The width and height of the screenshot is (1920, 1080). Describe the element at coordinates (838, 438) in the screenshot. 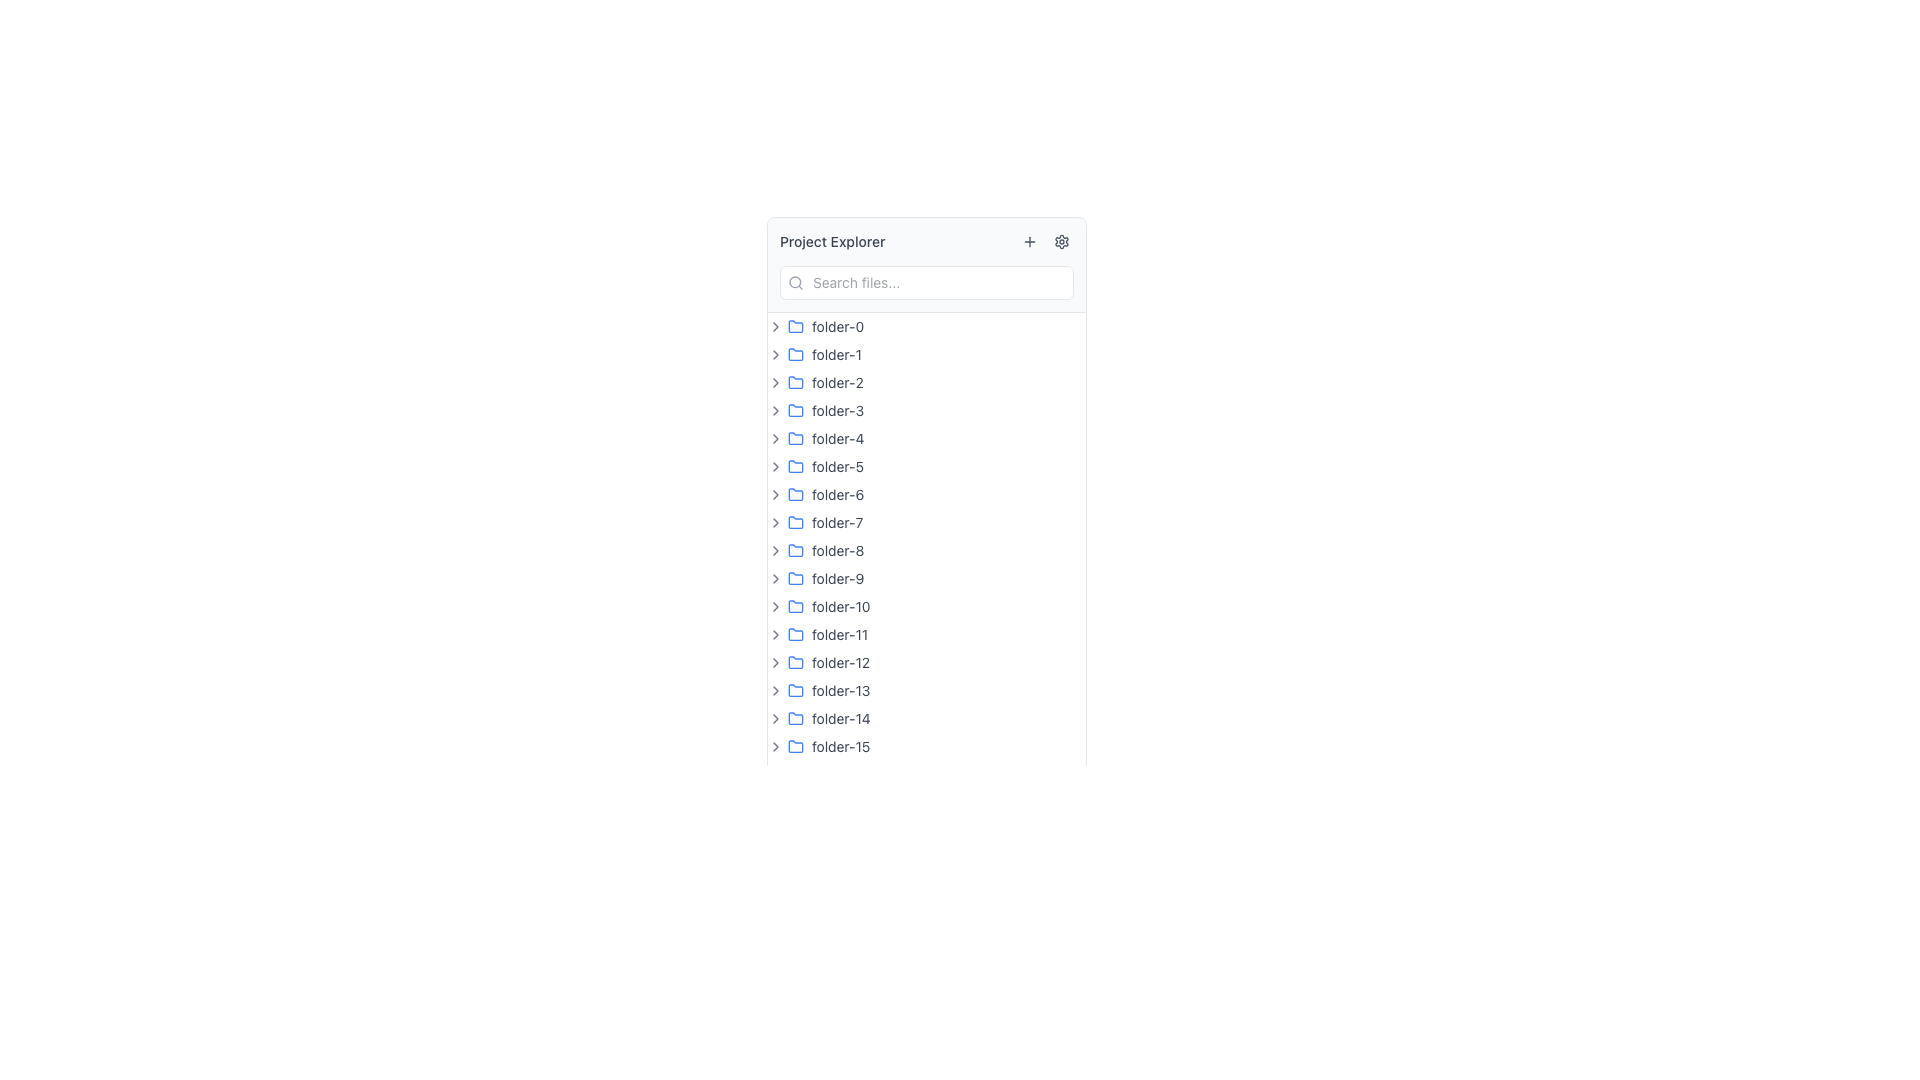

I see `the text label displaying 'folder-4' in the Project Explorer section, which is the fifth item in the vertical list of folders` at that location.